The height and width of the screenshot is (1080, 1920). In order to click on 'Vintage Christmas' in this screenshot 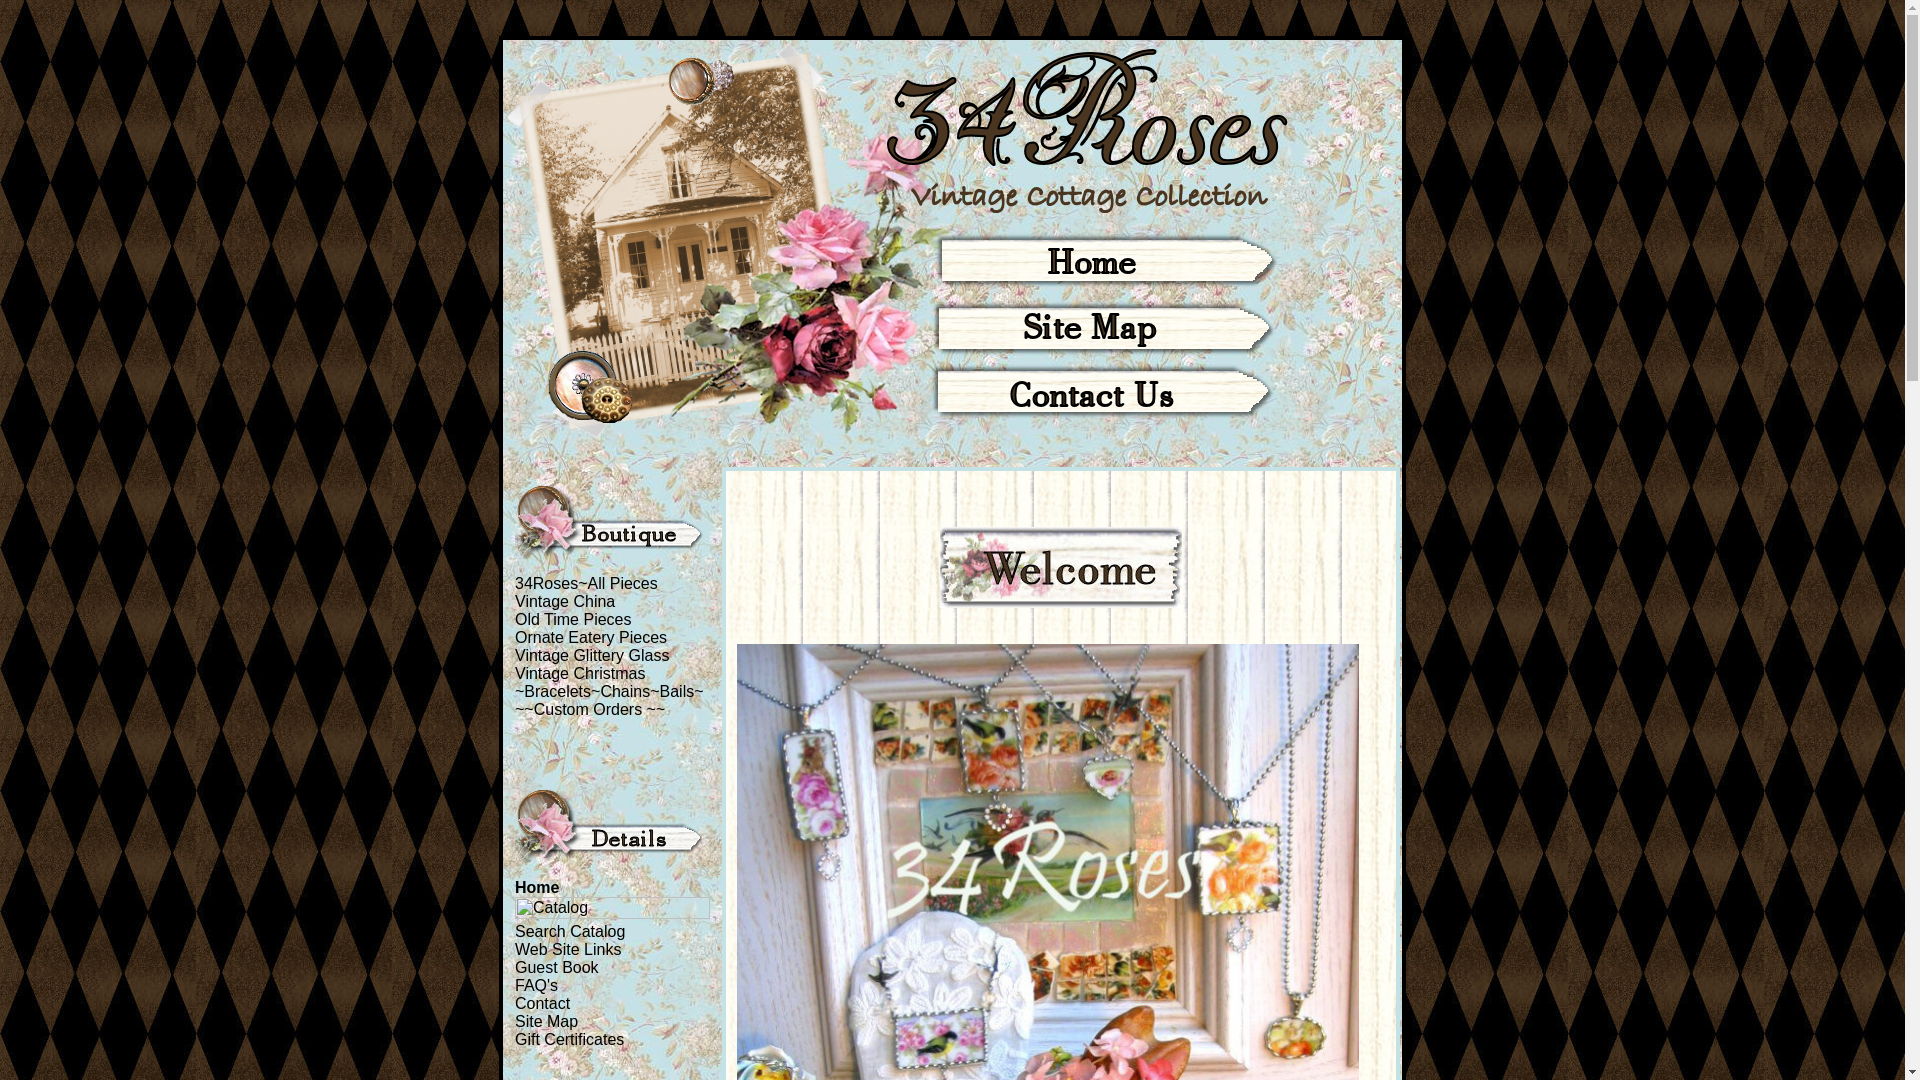, I will do `click(514, 673)`.